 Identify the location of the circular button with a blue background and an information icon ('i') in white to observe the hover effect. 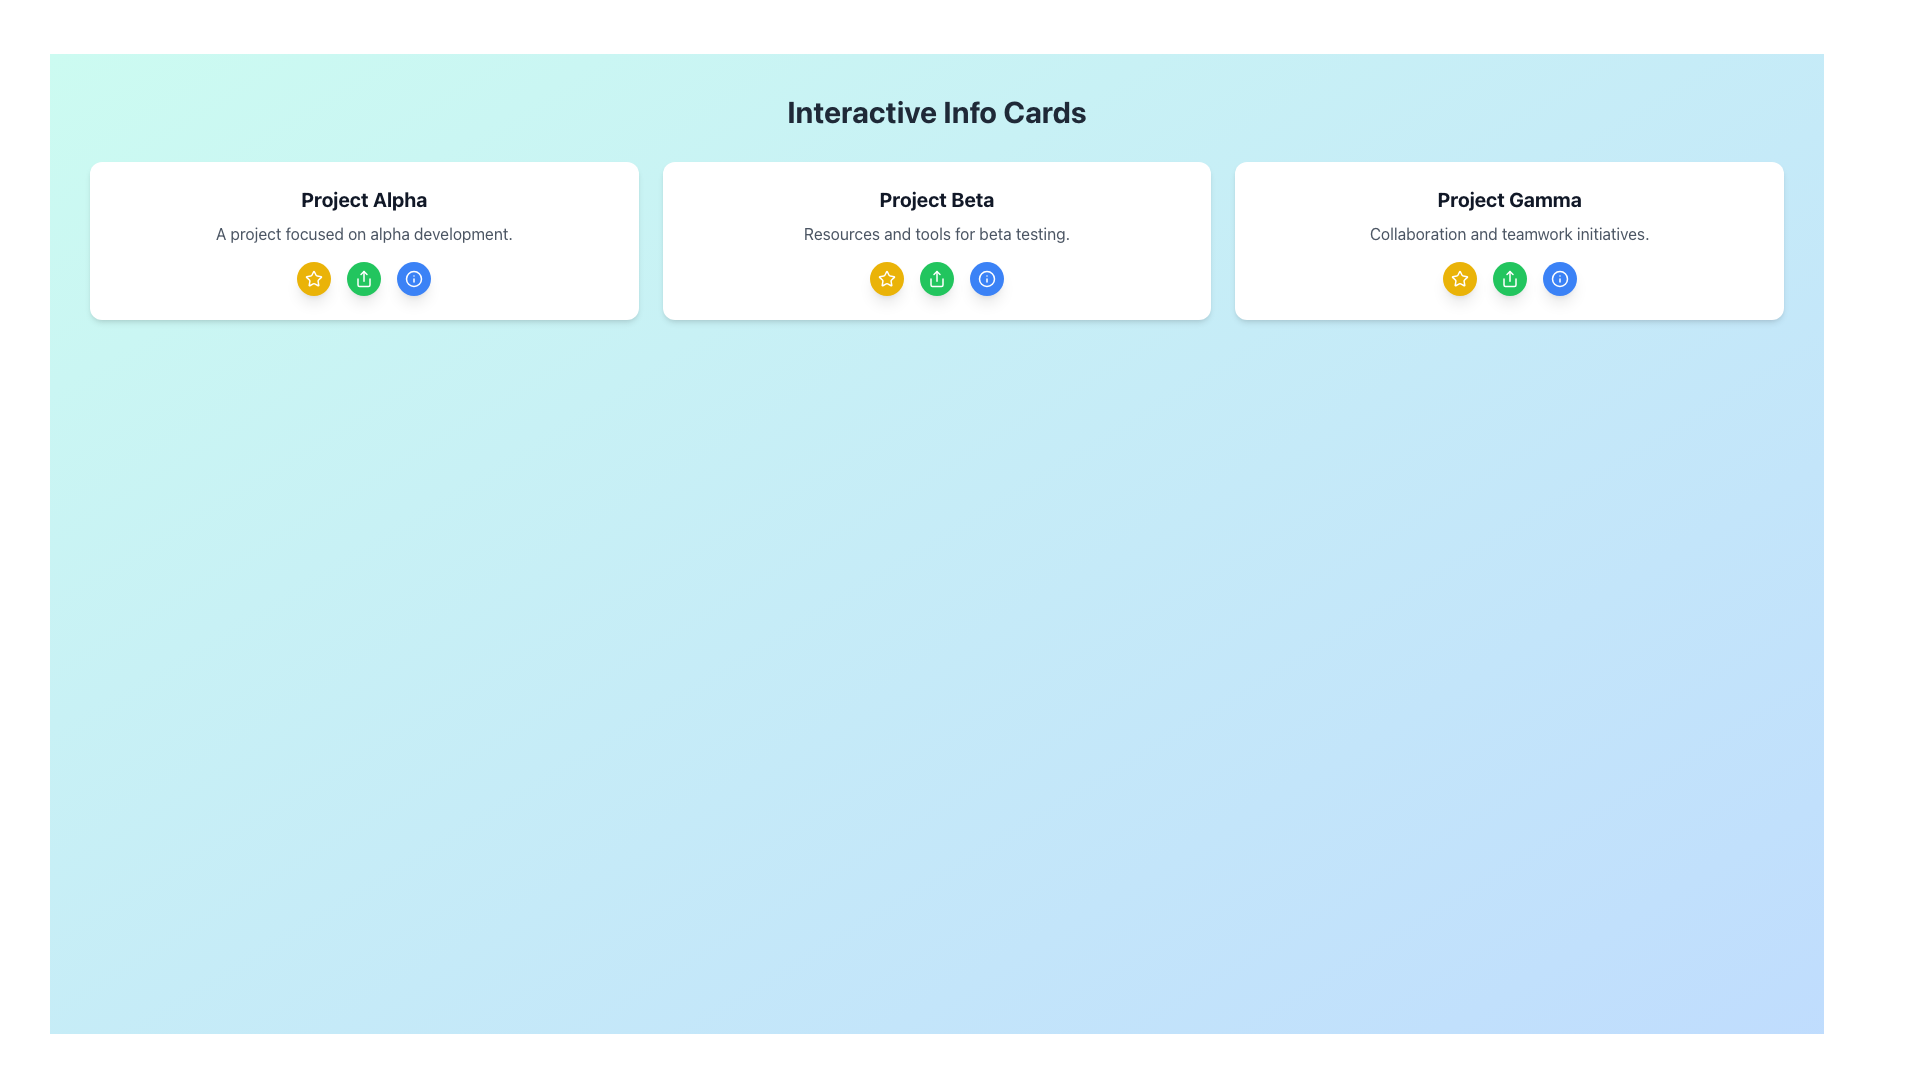
(1558, 278).